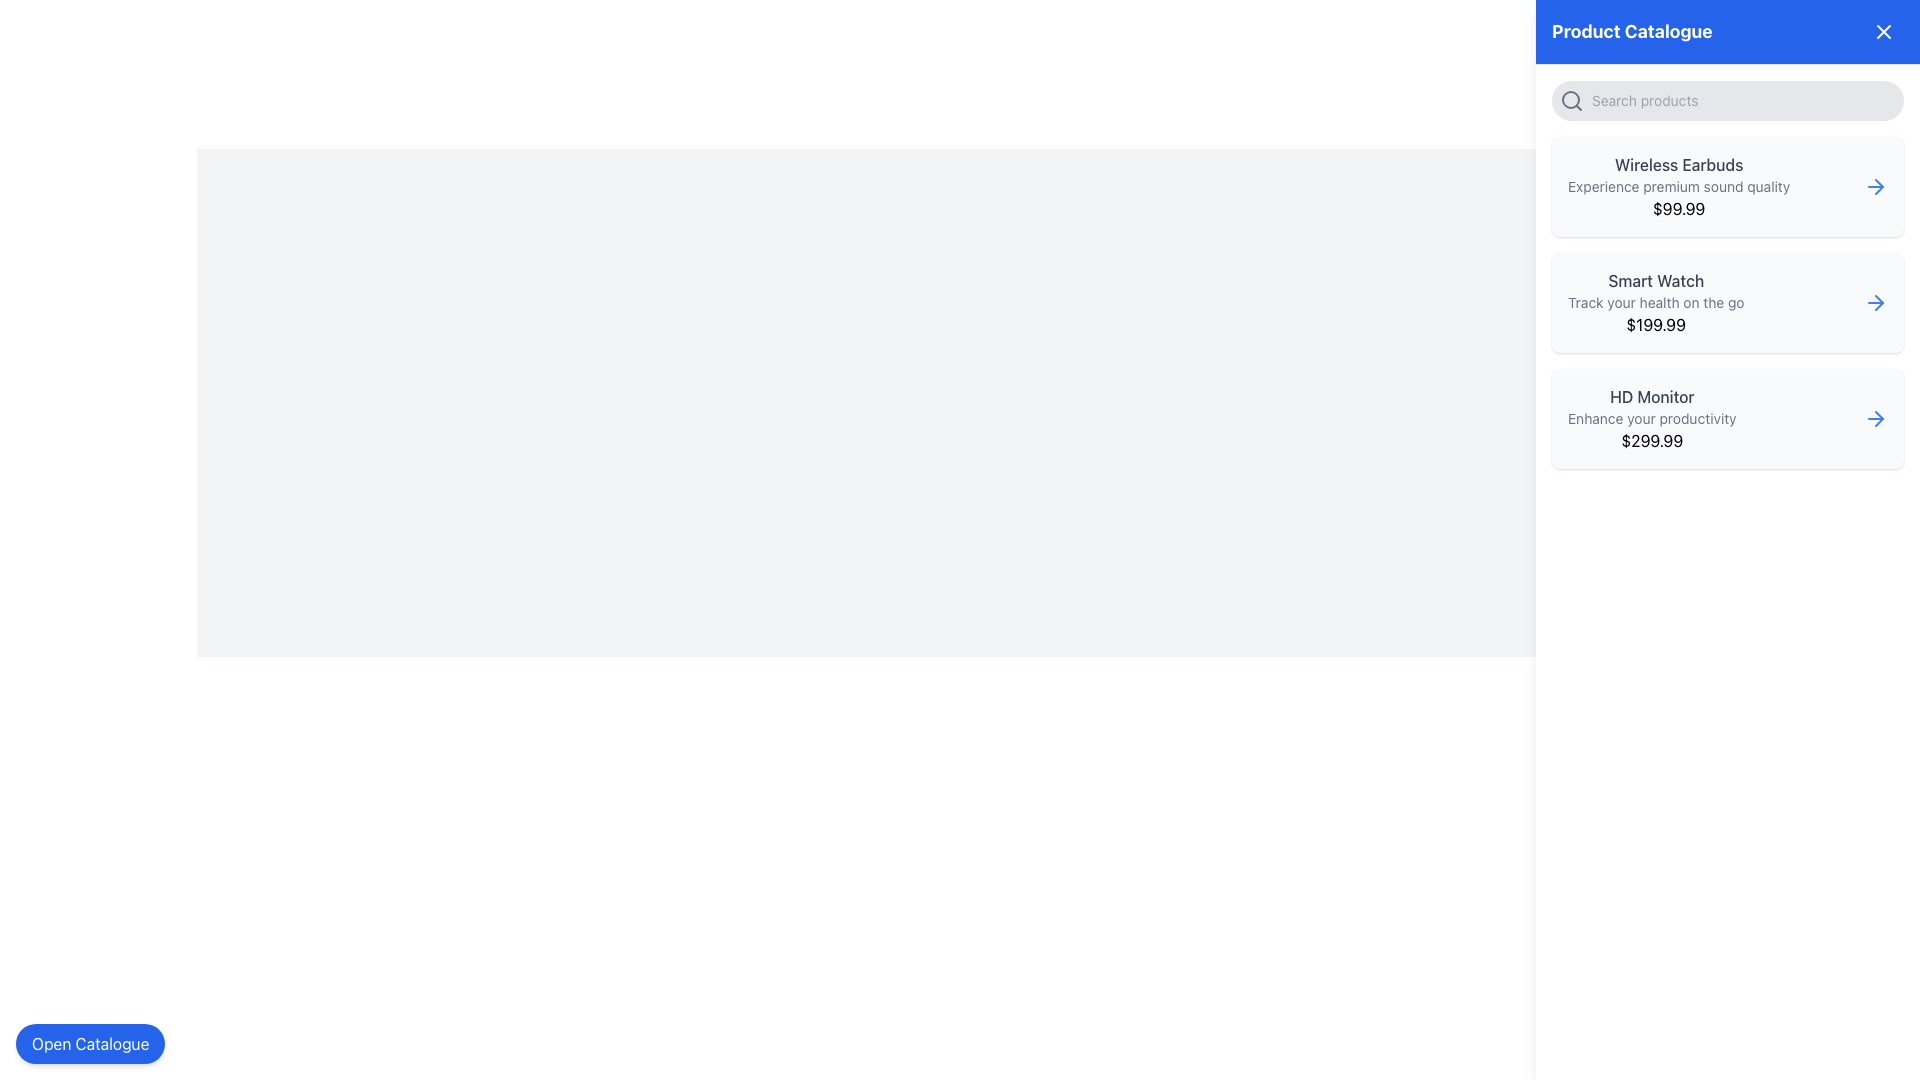 Image resolution: width=1920 pixels, height=1080 pixels. What do you see at coordinates (1656, 303) in the screenshot?
I see `product listing text block for the Smart Watch, which is the second entry in the vertical list on the right-hand side panel, located between 'Wireless Earbuds' and 'HD Monitor'` at bounding box center [1656, 303].